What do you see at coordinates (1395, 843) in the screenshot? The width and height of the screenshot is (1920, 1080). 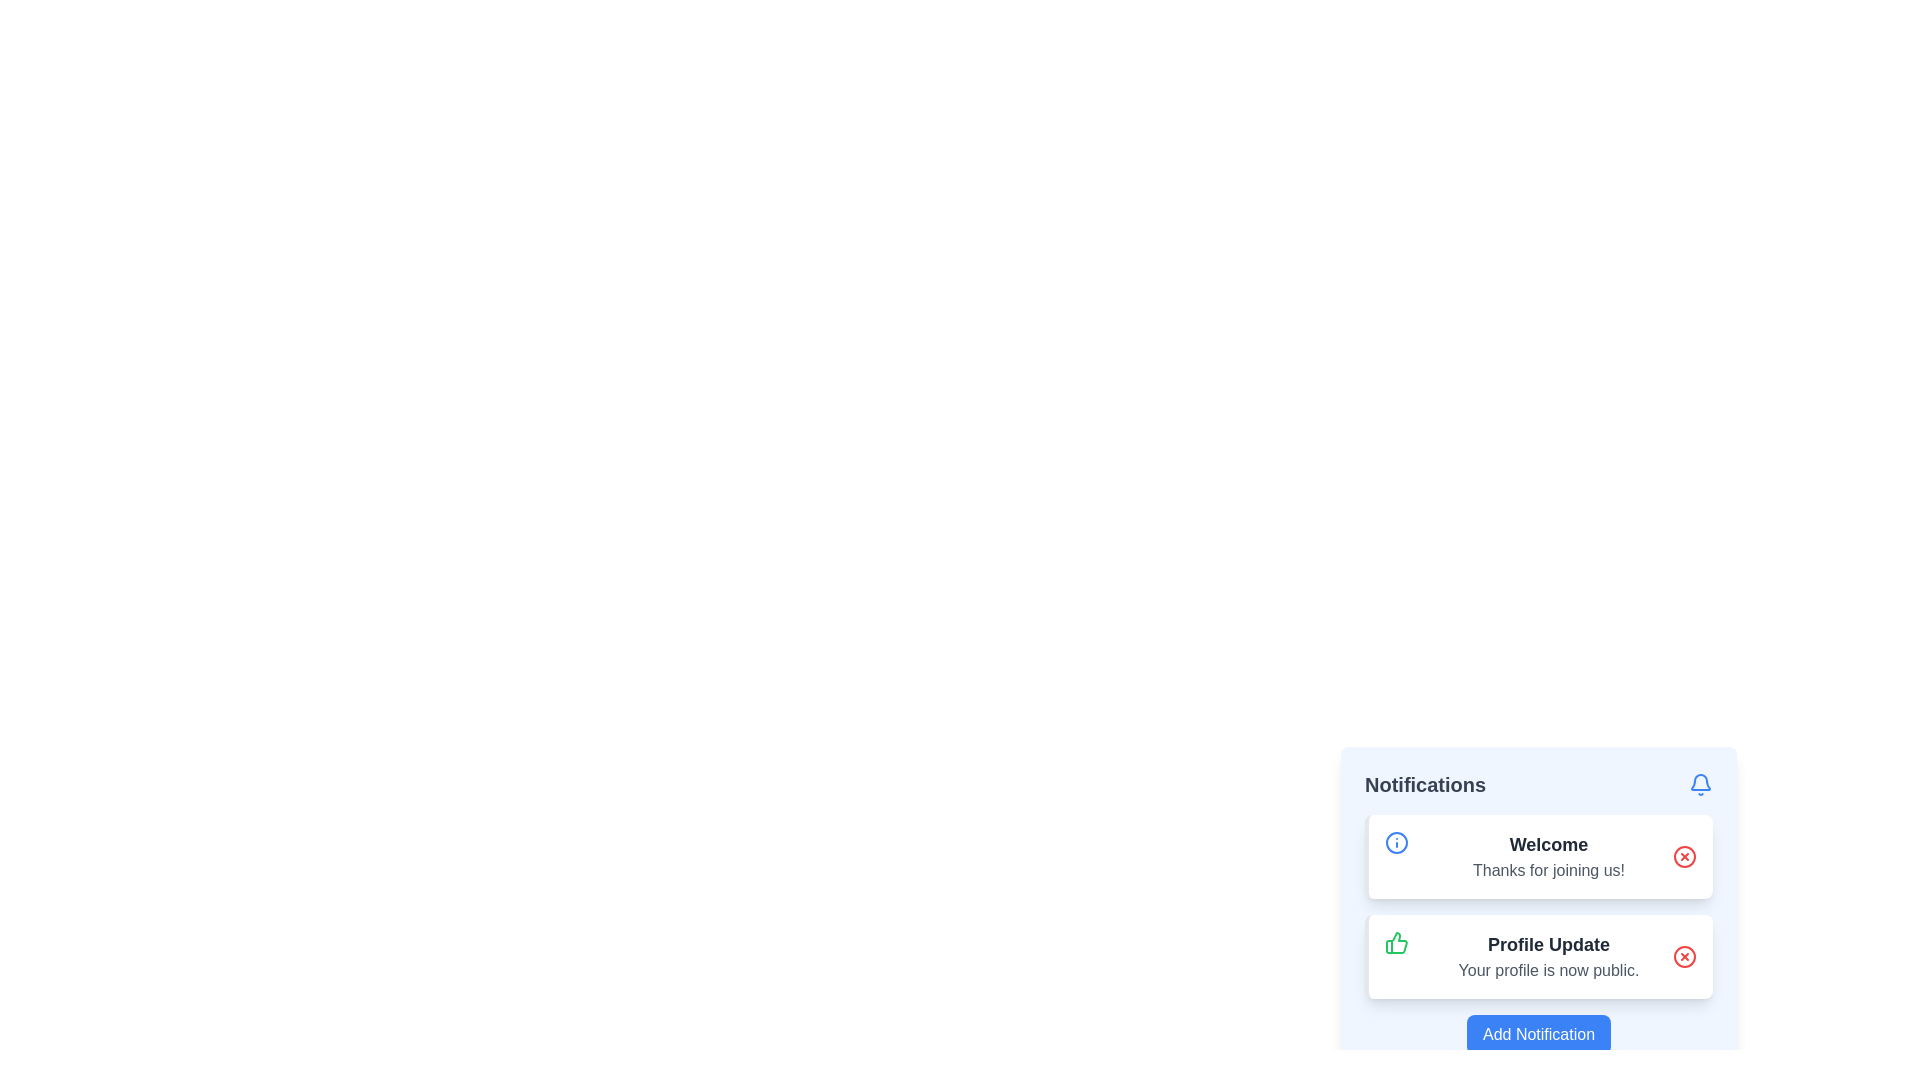 I see `the outer circular SVG graphic component of the 'info' icon located at the top-right corner of the notification card` at bounding box center [1395, 843].